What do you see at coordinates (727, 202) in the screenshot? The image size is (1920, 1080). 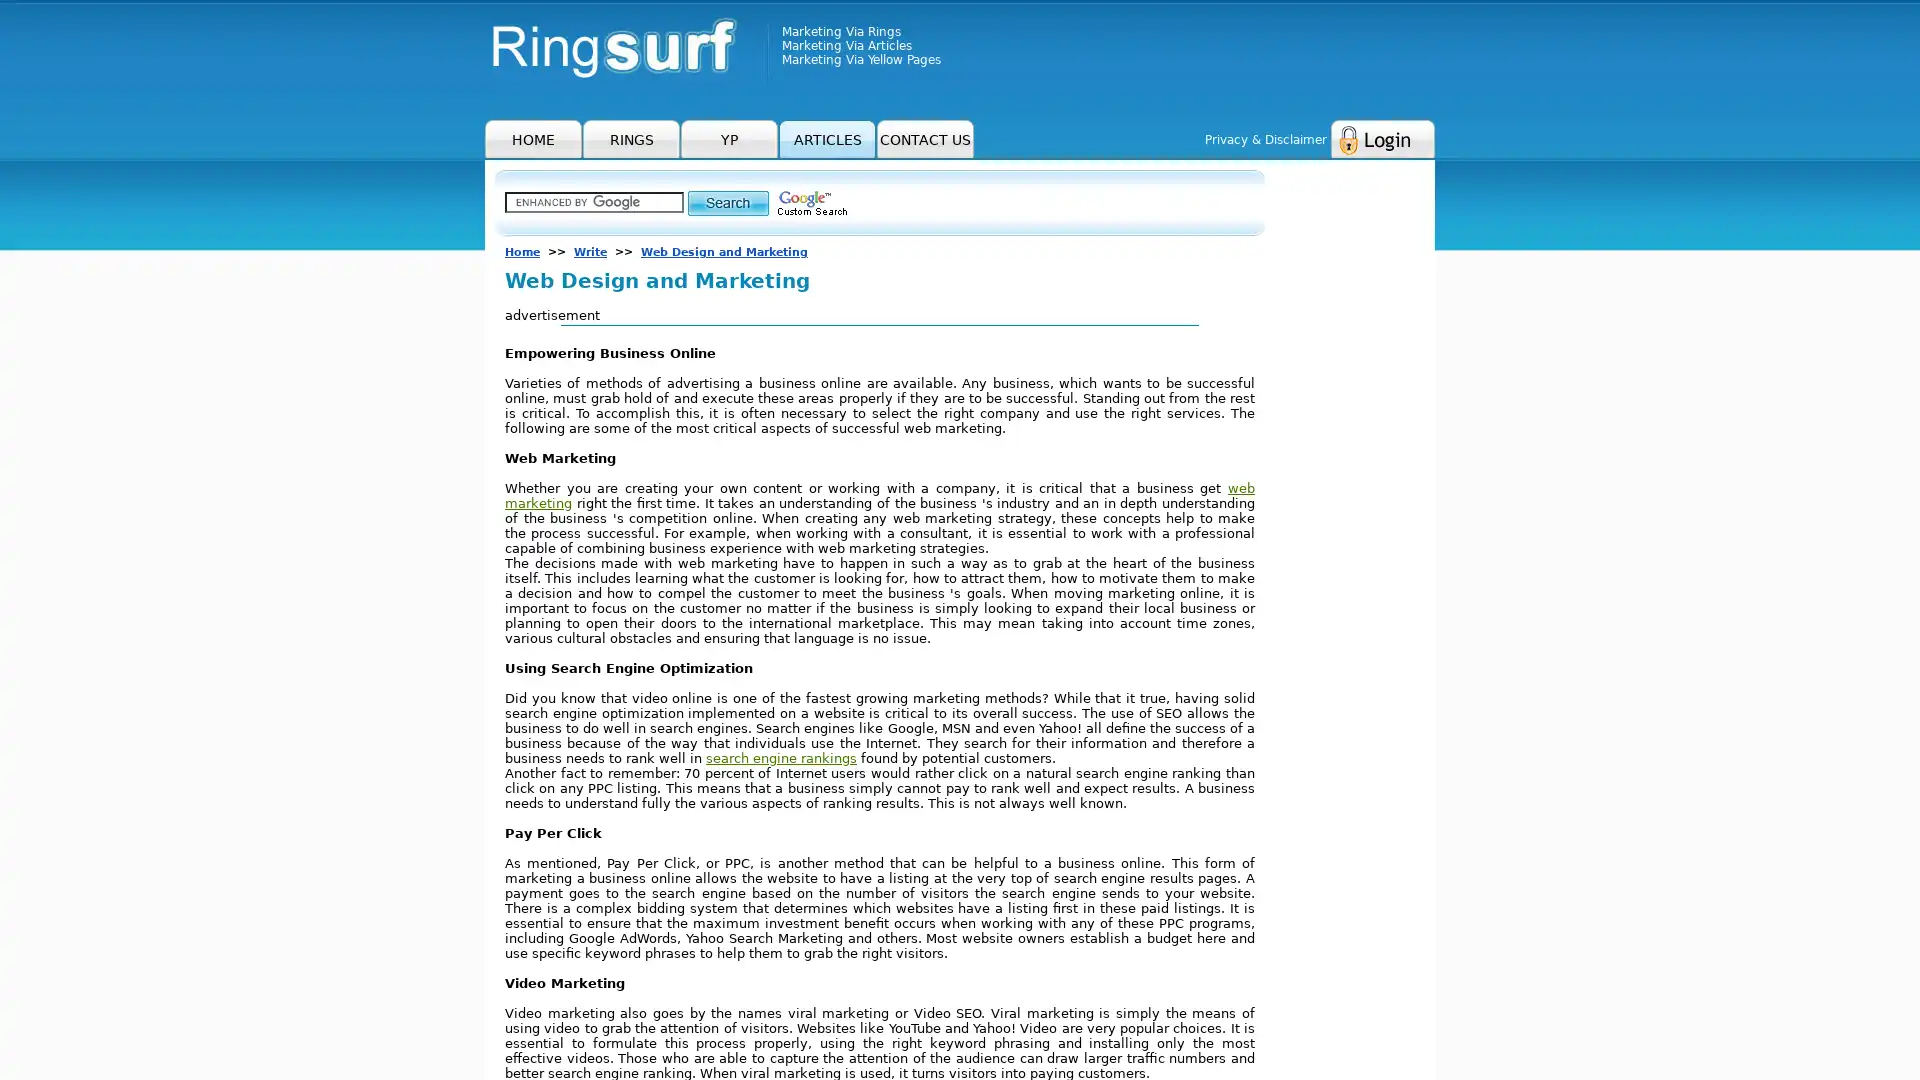 I see `Submit` at bounding box center [727, 202].